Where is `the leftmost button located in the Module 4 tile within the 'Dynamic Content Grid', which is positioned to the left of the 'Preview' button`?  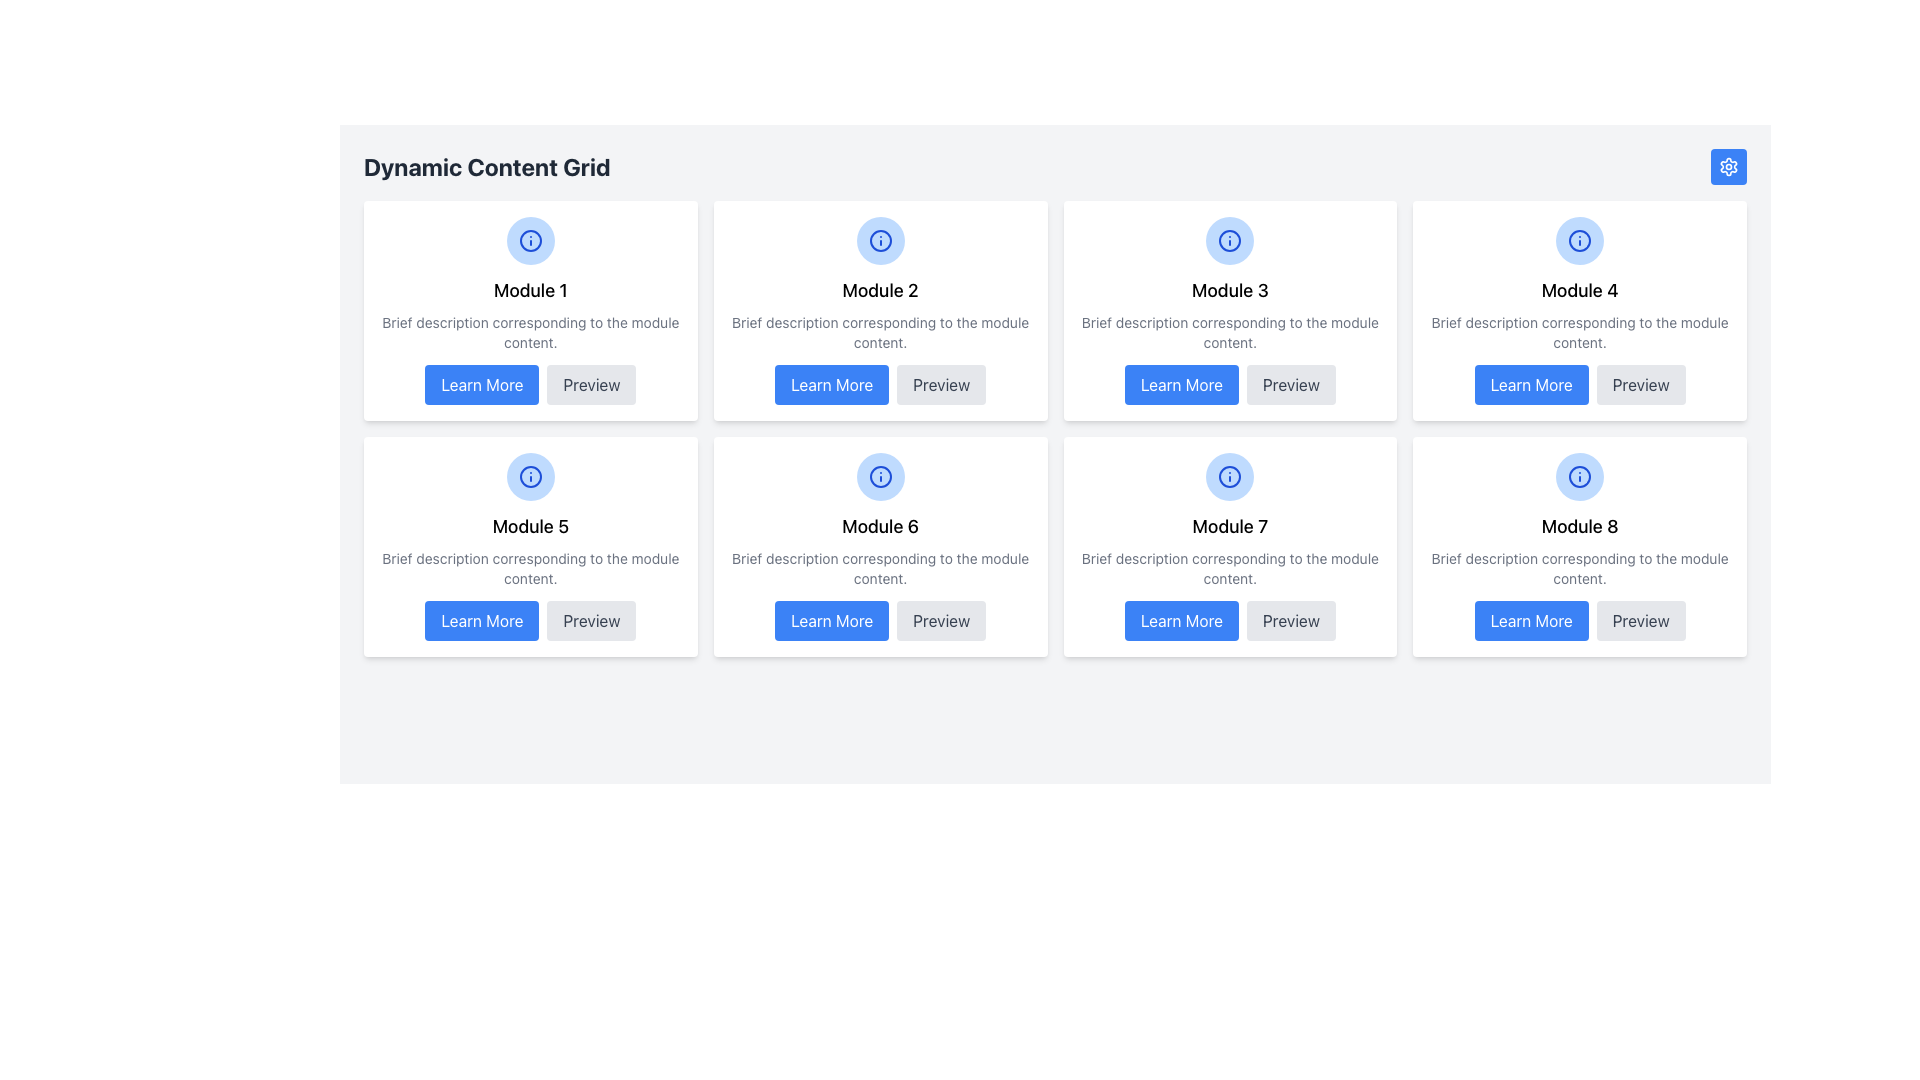 the leftmost button located in the Module 4 tile within the 'Dynamic Content Grid', which is positioned to the left of the 'Preview' button is located at coordinates (1530, 385).